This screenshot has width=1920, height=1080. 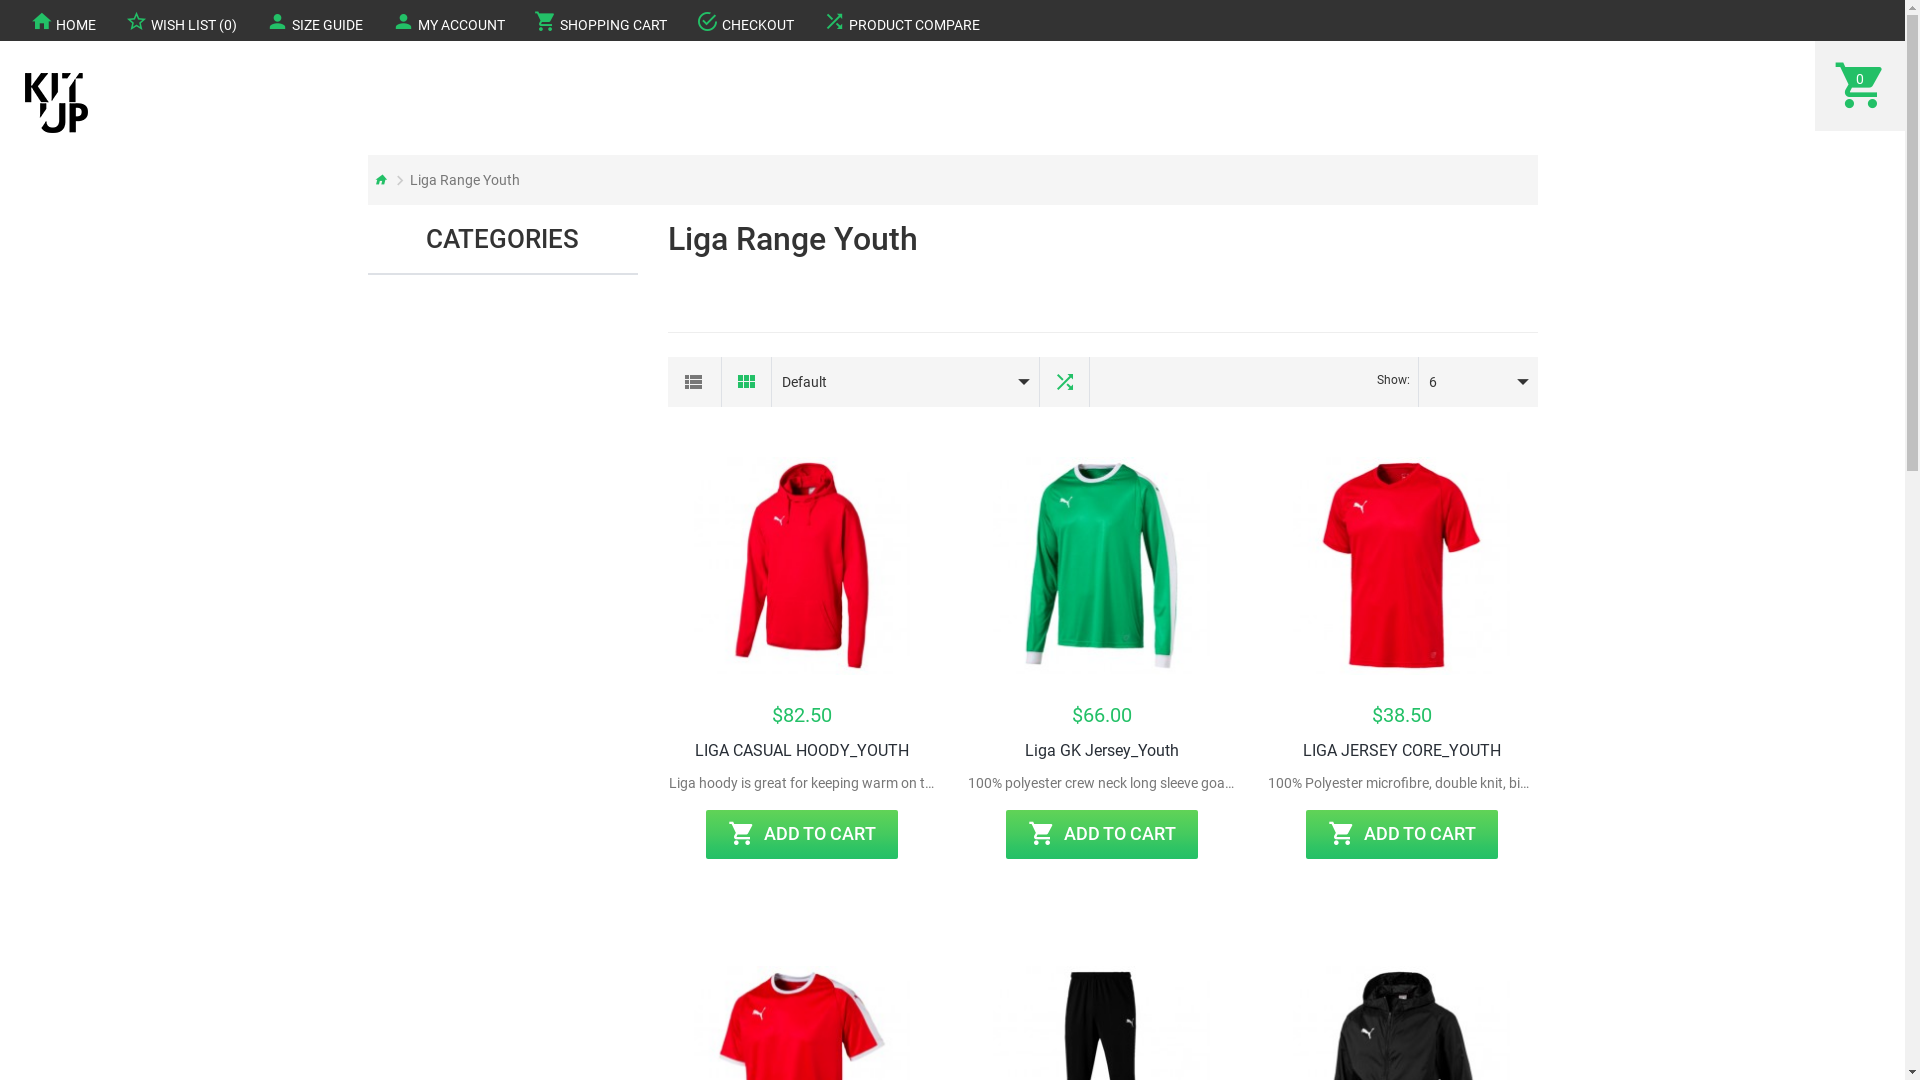 I want to click on 'Kit-Up', so click(x=56, y=103).